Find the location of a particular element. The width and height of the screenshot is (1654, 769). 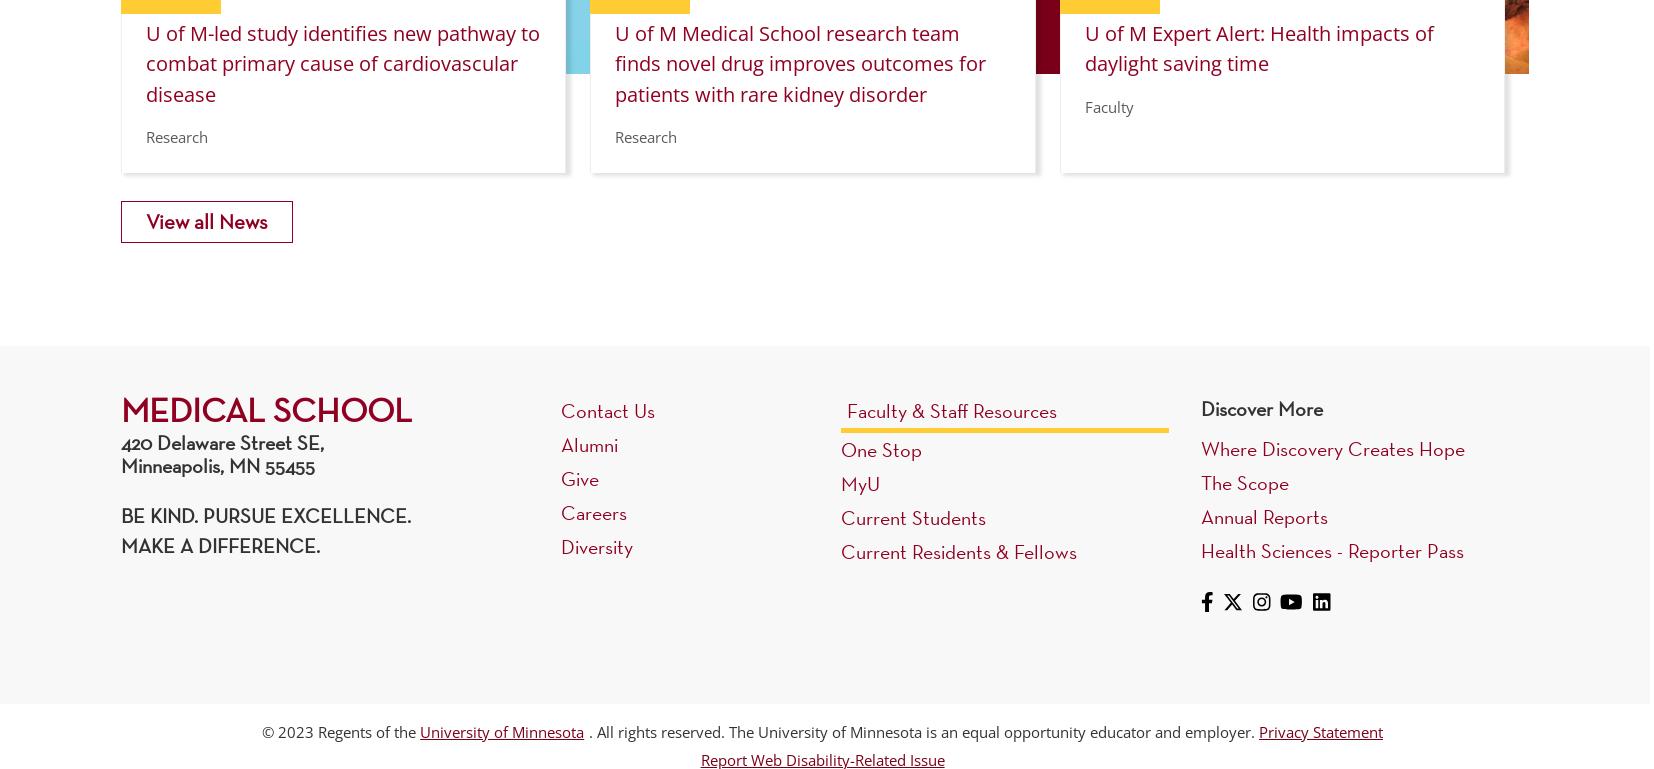

'. All rights reserved. The University of Minnesota is an equal opportunity educator and employer.' is located at coordinates (922, 730).